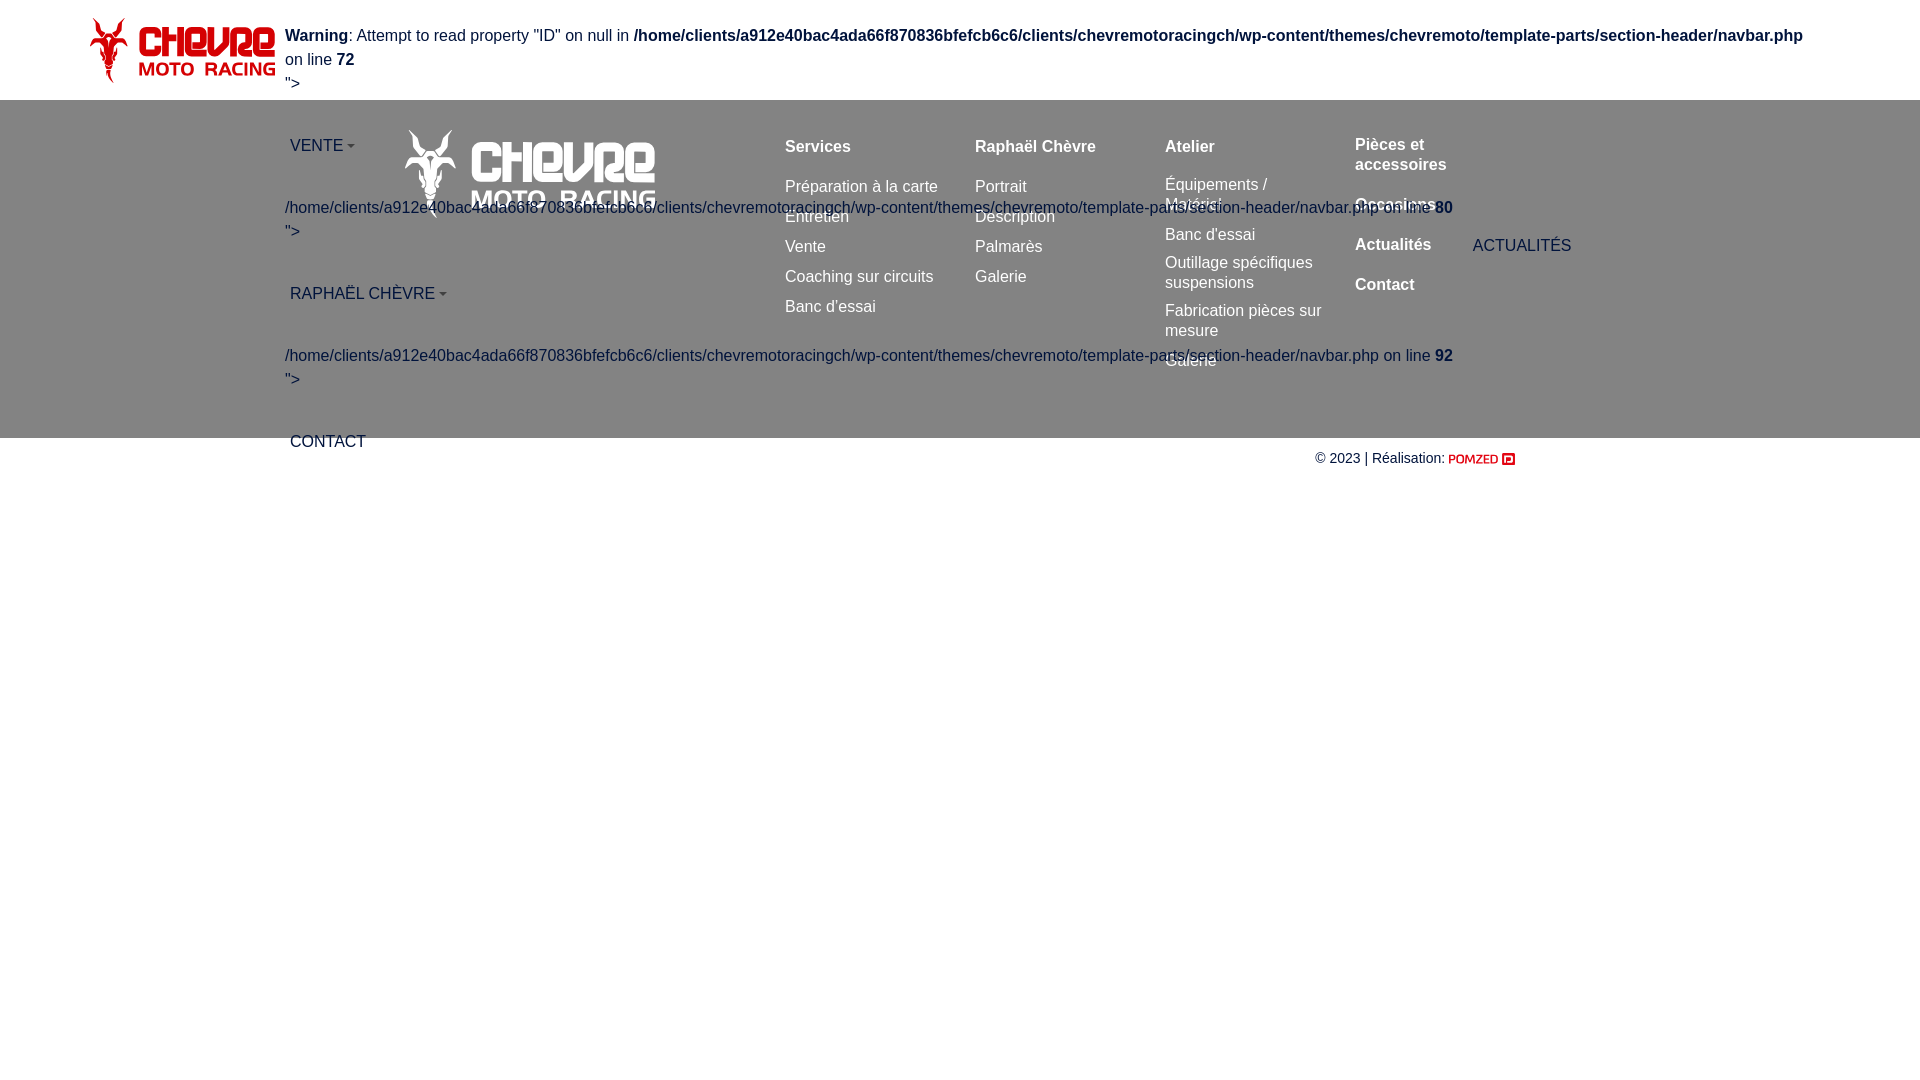 This screenshot has height=1080, width=1920. Describe the element at coordinates (1001, 277) in the screenshot. I see `'Galerie'` at that location.